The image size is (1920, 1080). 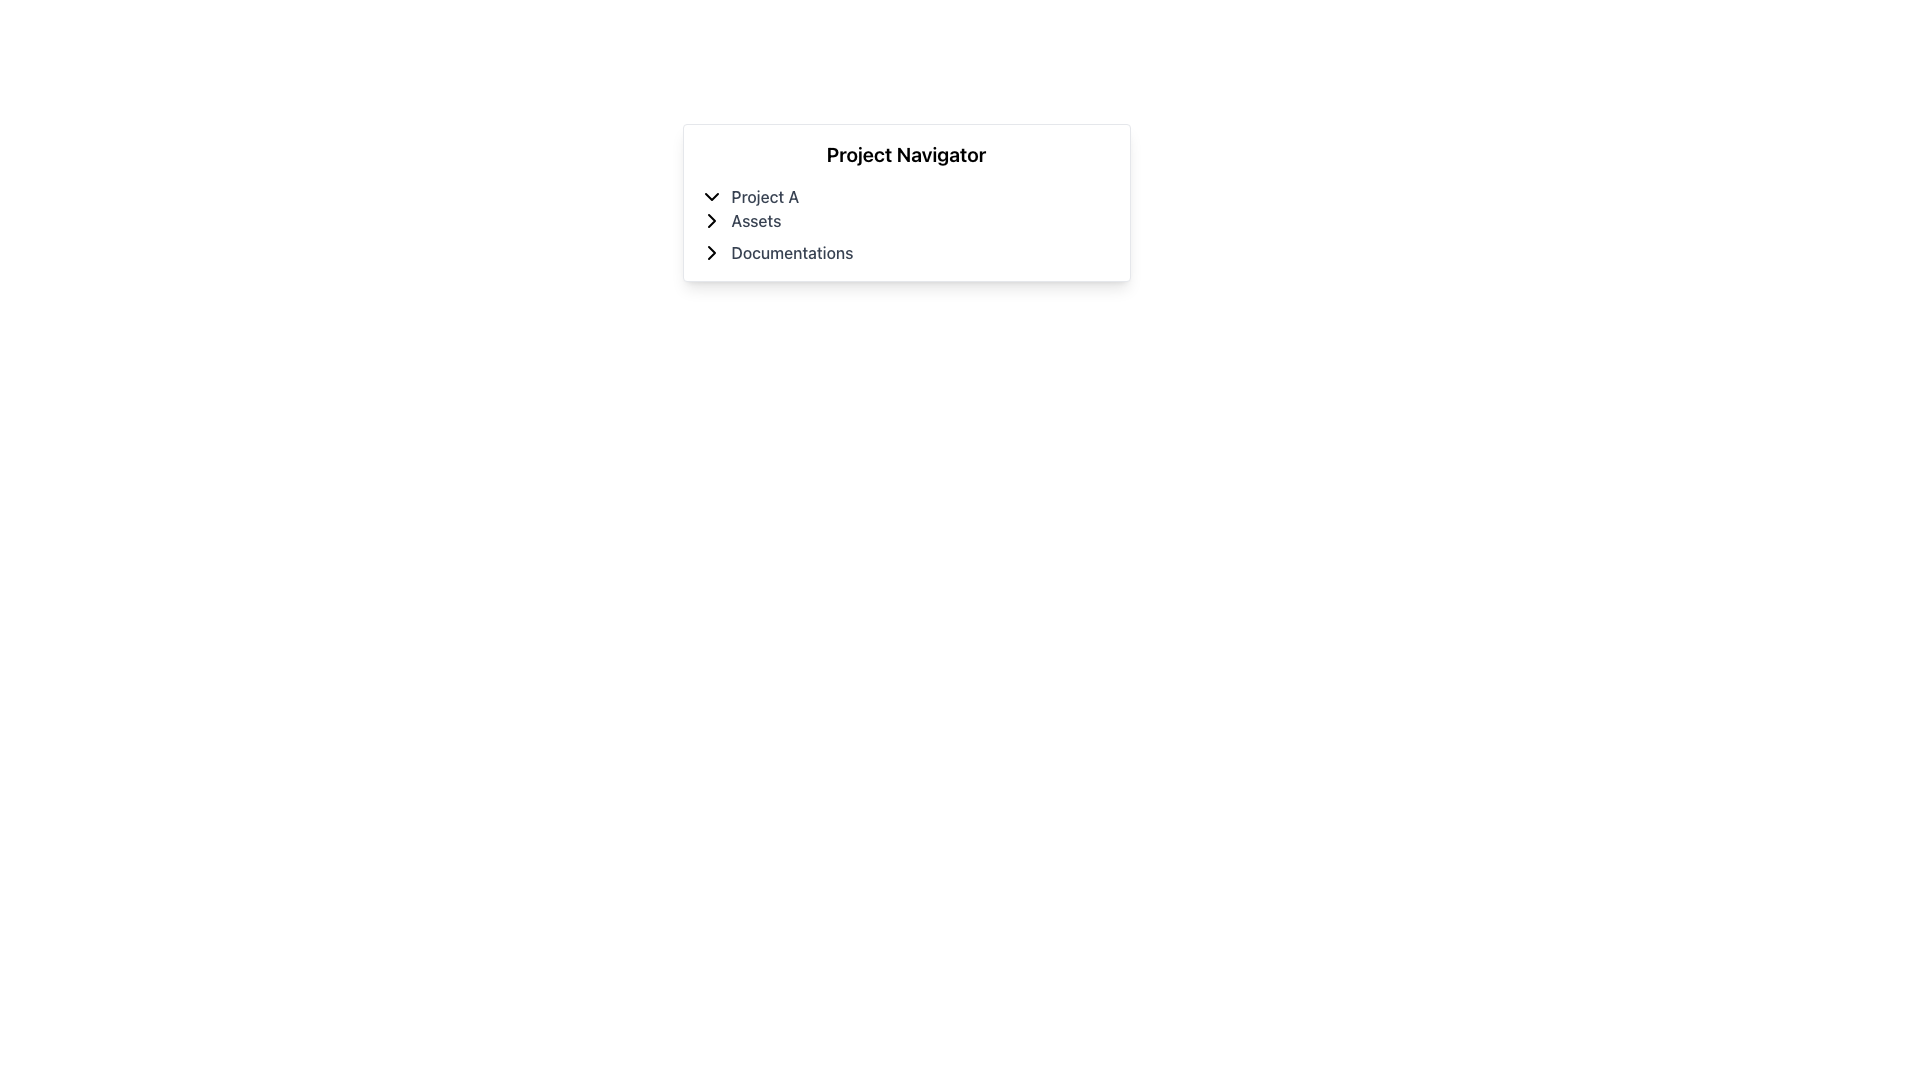 I want to click on the navigation item labeled 'Documentations' under 'Project A', so click(x=905, y=252).